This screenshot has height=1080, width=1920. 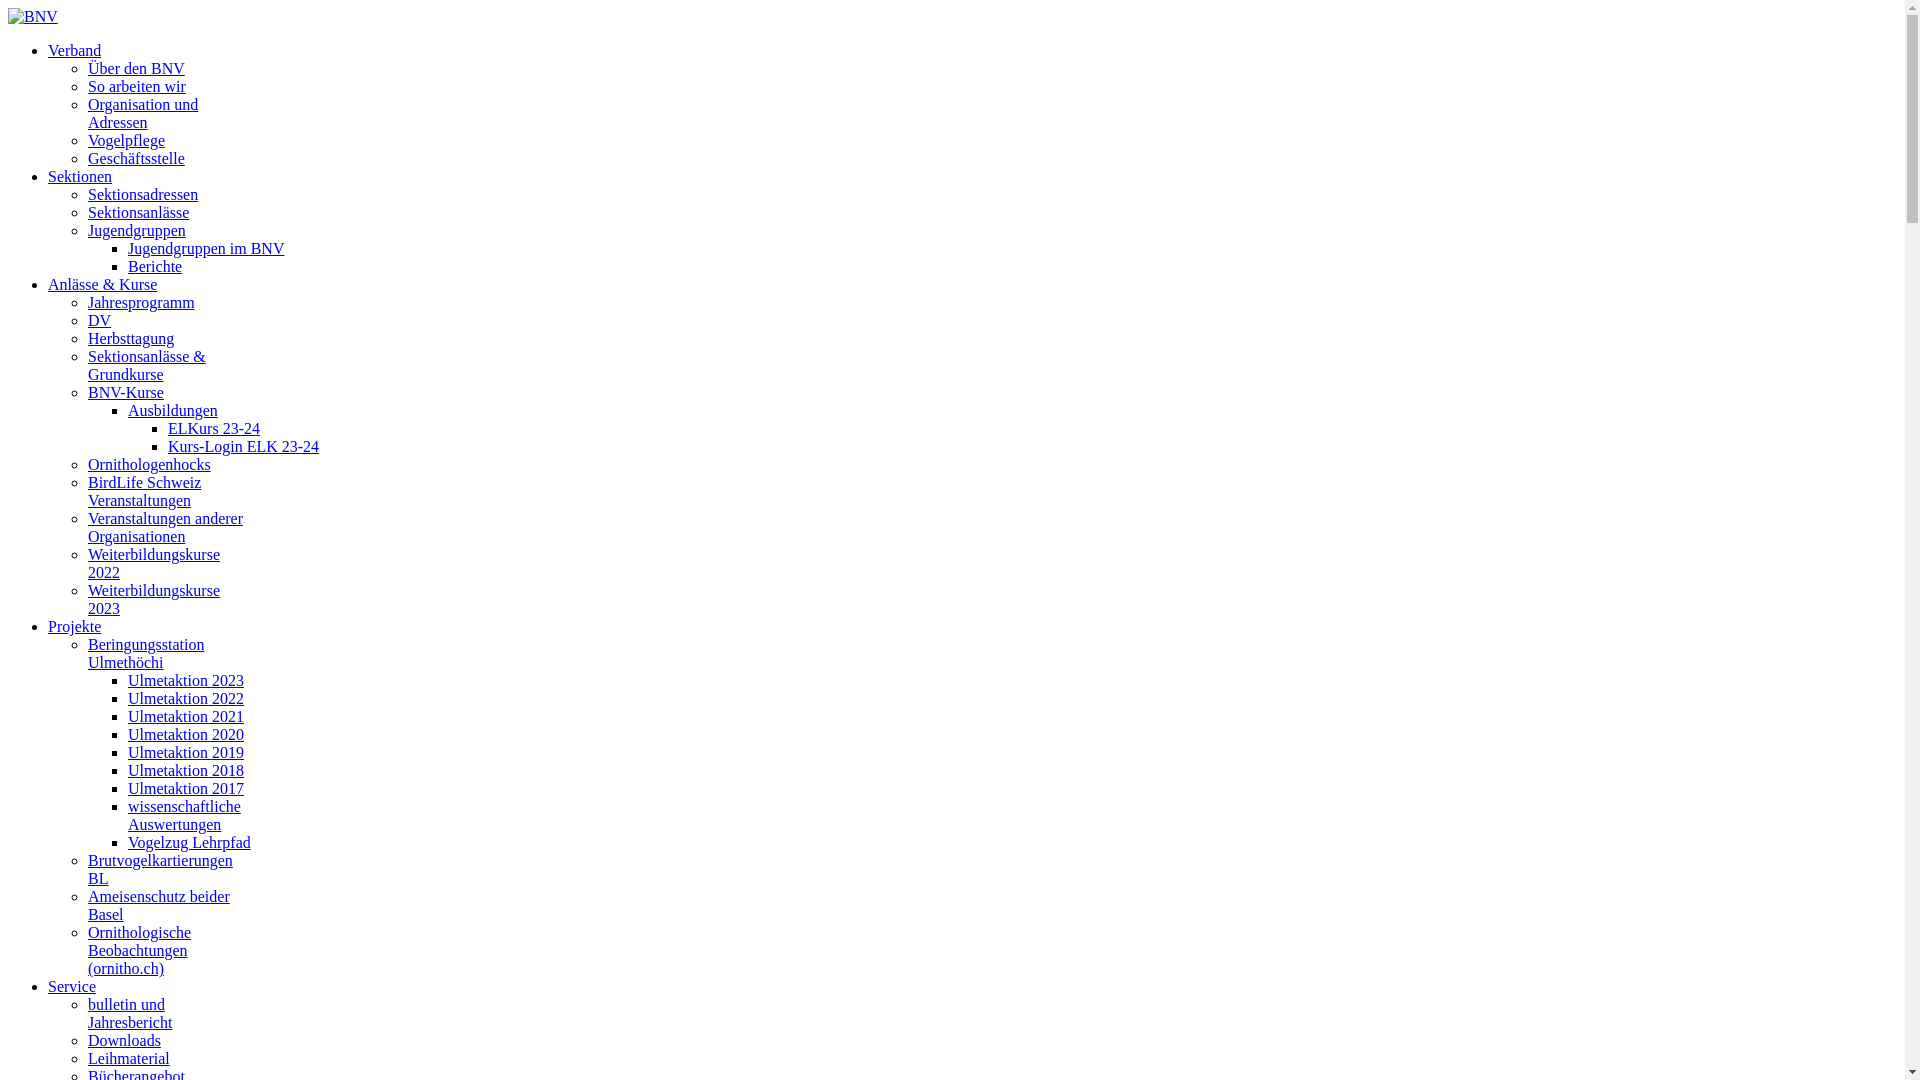 I want to click on 'Sektionsadressen', so click(x=142, y=194).